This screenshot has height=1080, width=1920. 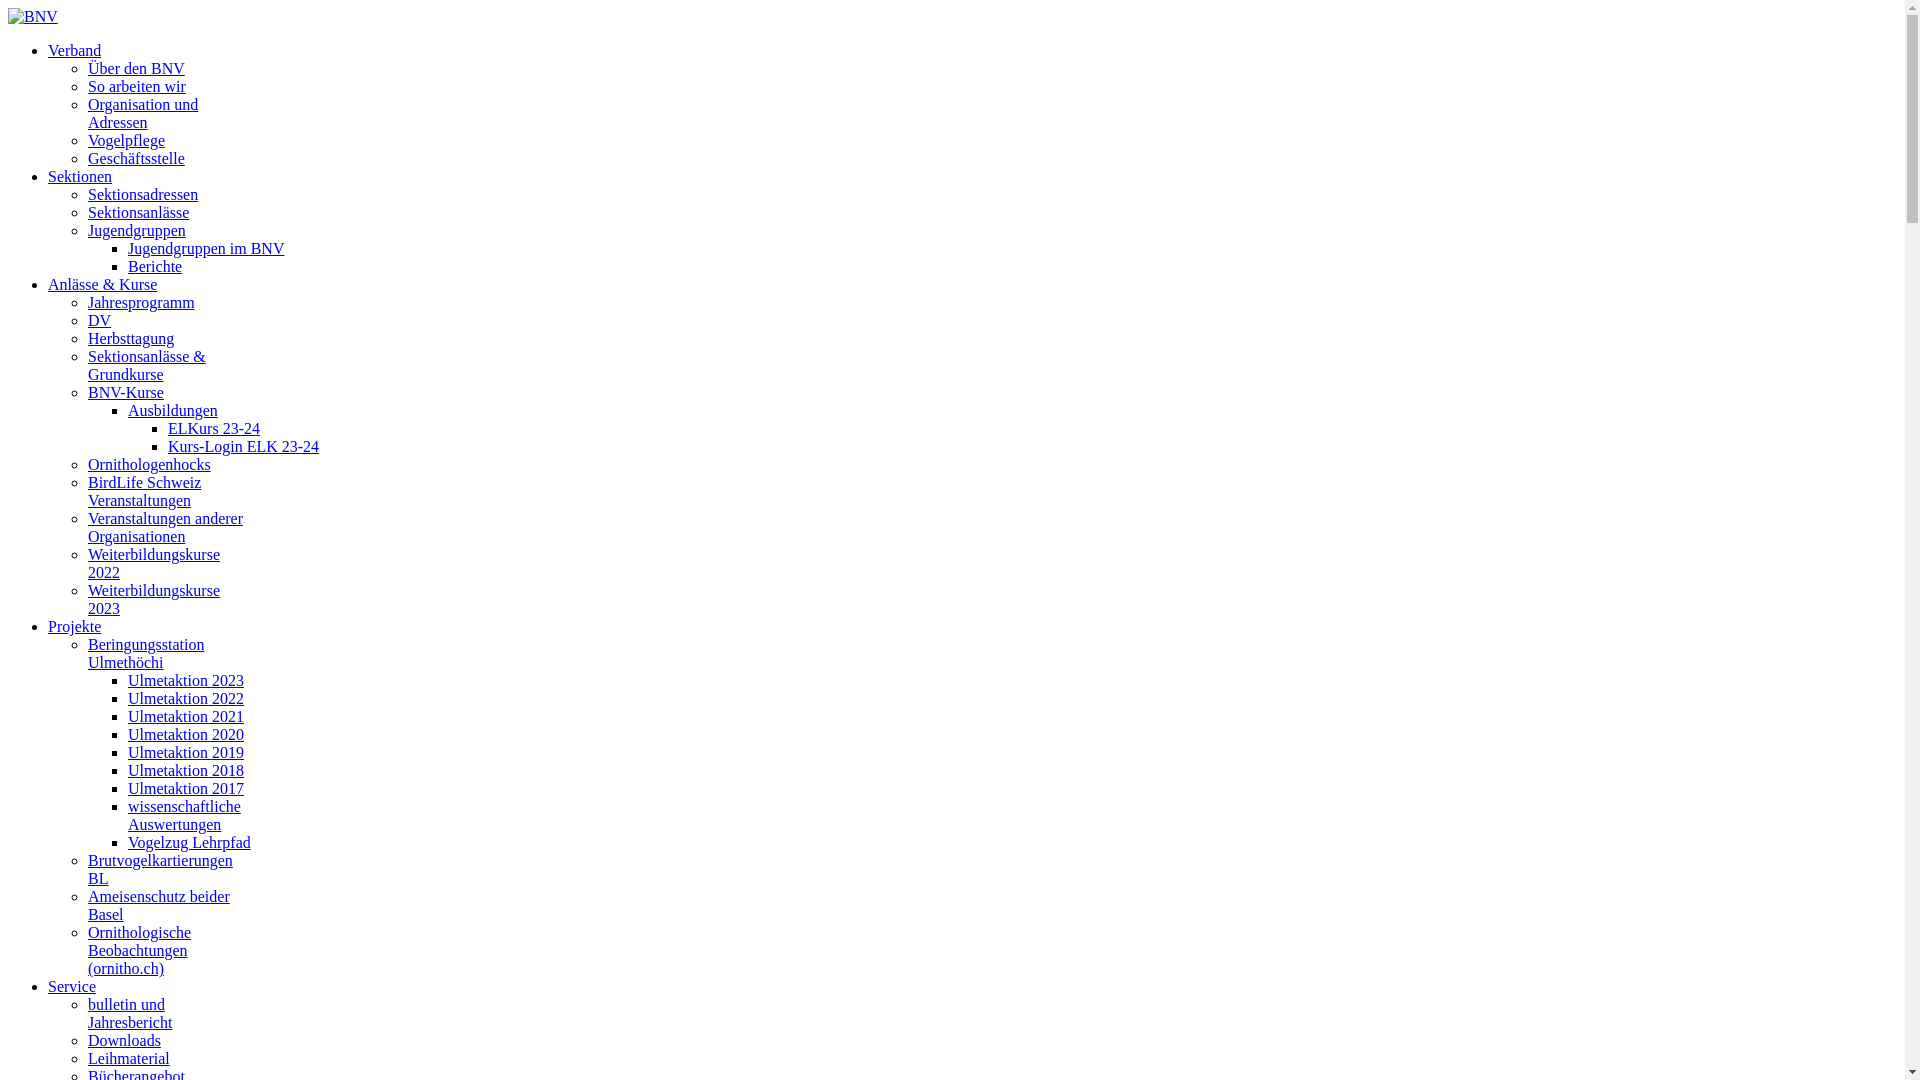 I want to click on 'Sektionsadressen', so click(x=142, y=194).